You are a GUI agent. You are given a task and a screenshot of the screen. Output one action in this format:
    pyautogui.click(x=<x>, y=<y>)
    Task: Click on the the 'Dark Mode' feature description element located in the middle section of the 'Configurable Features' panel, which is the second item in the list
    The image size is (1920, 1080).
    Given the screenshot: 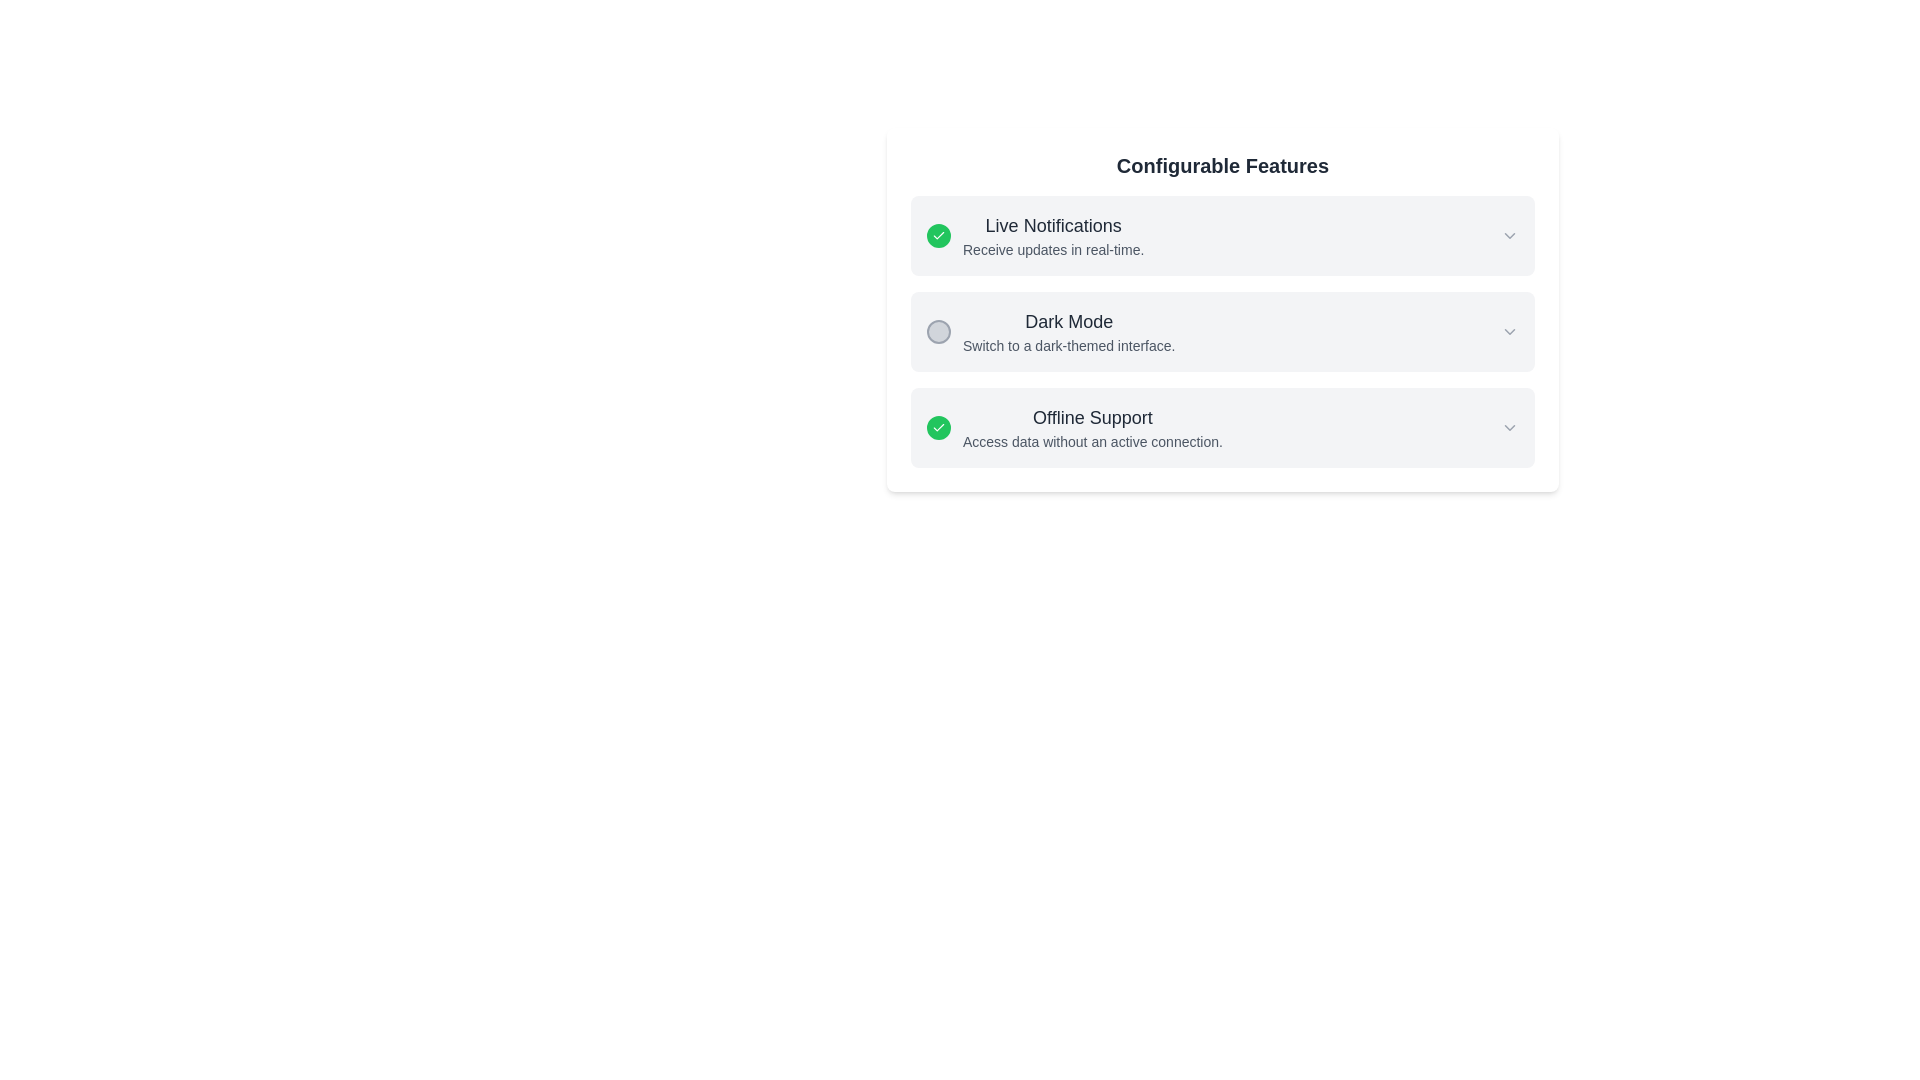 What is the action you would take?
    pyautogui.click(x=1050, y=330)
    